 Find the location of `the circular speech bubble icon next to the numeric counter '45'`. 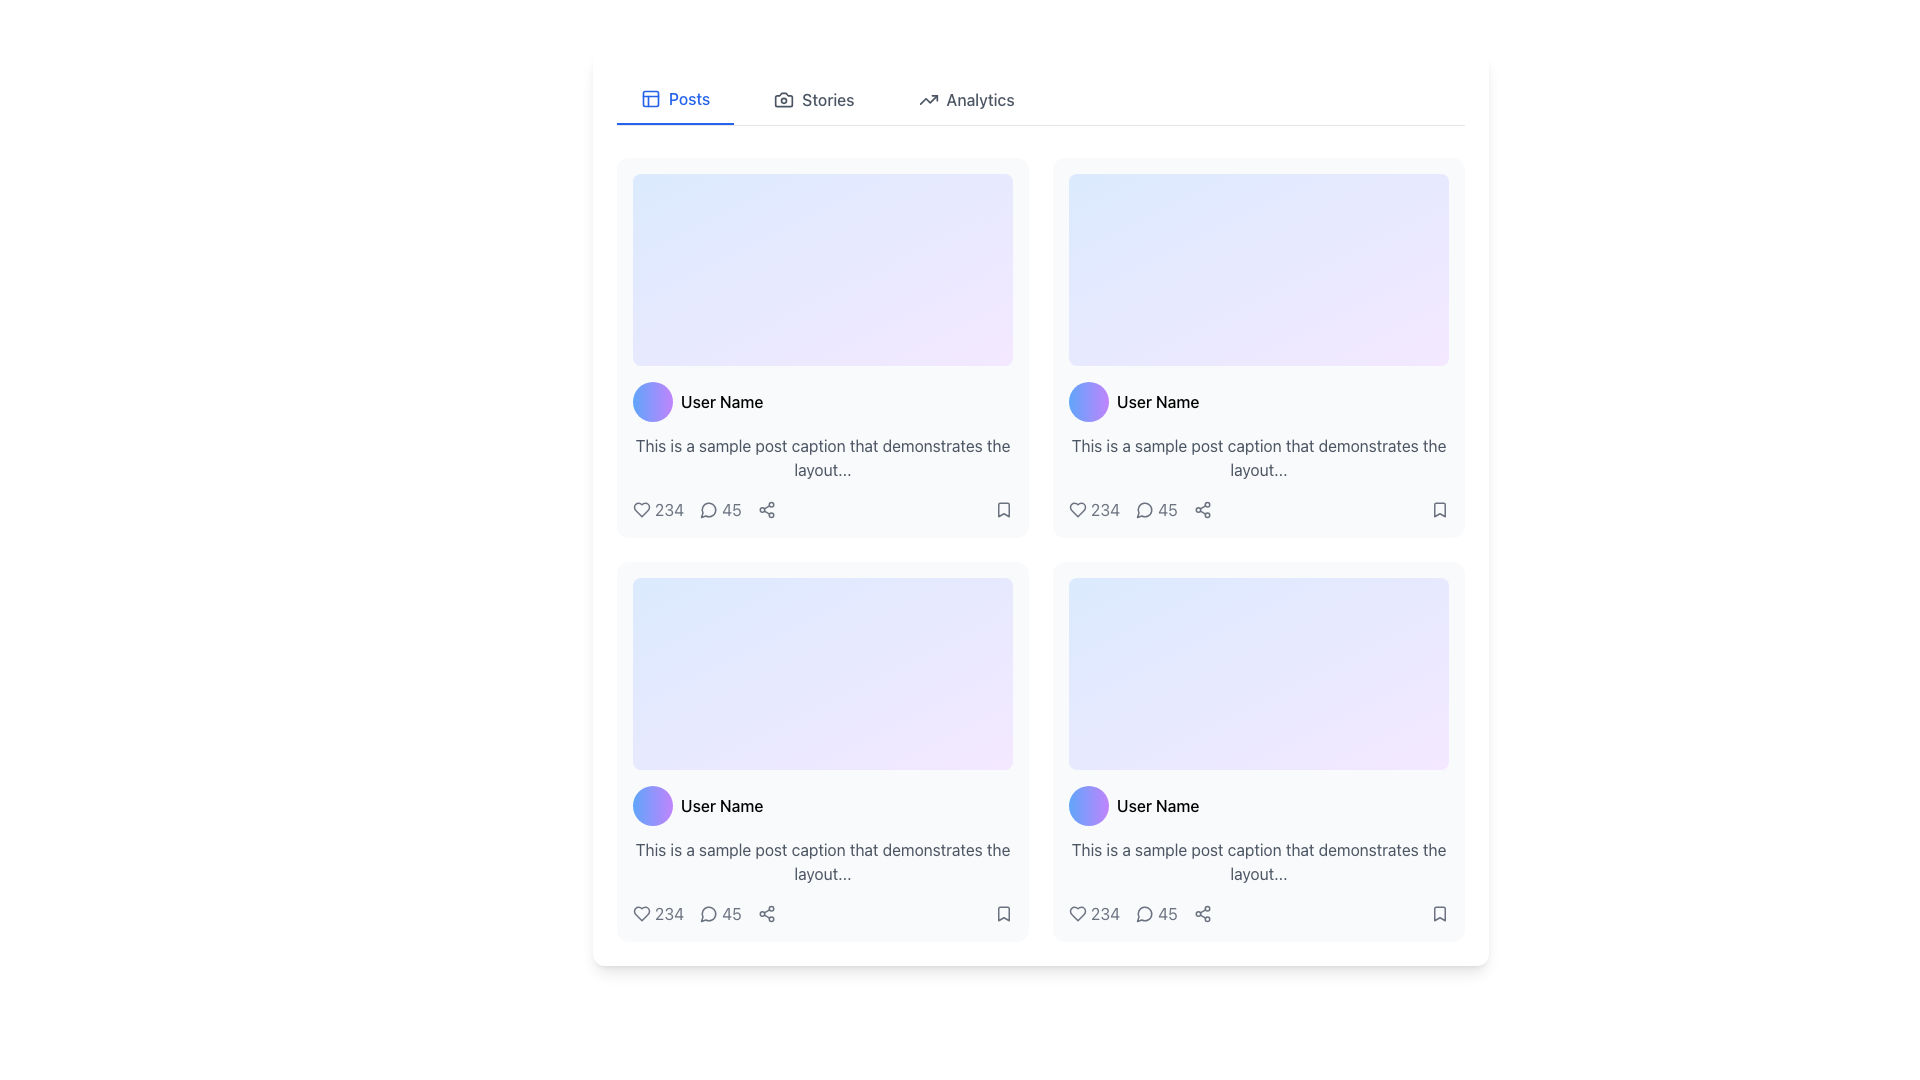

the circular speech bubble icon next to the numeric counter '45' is located at coordinates (709, 914).